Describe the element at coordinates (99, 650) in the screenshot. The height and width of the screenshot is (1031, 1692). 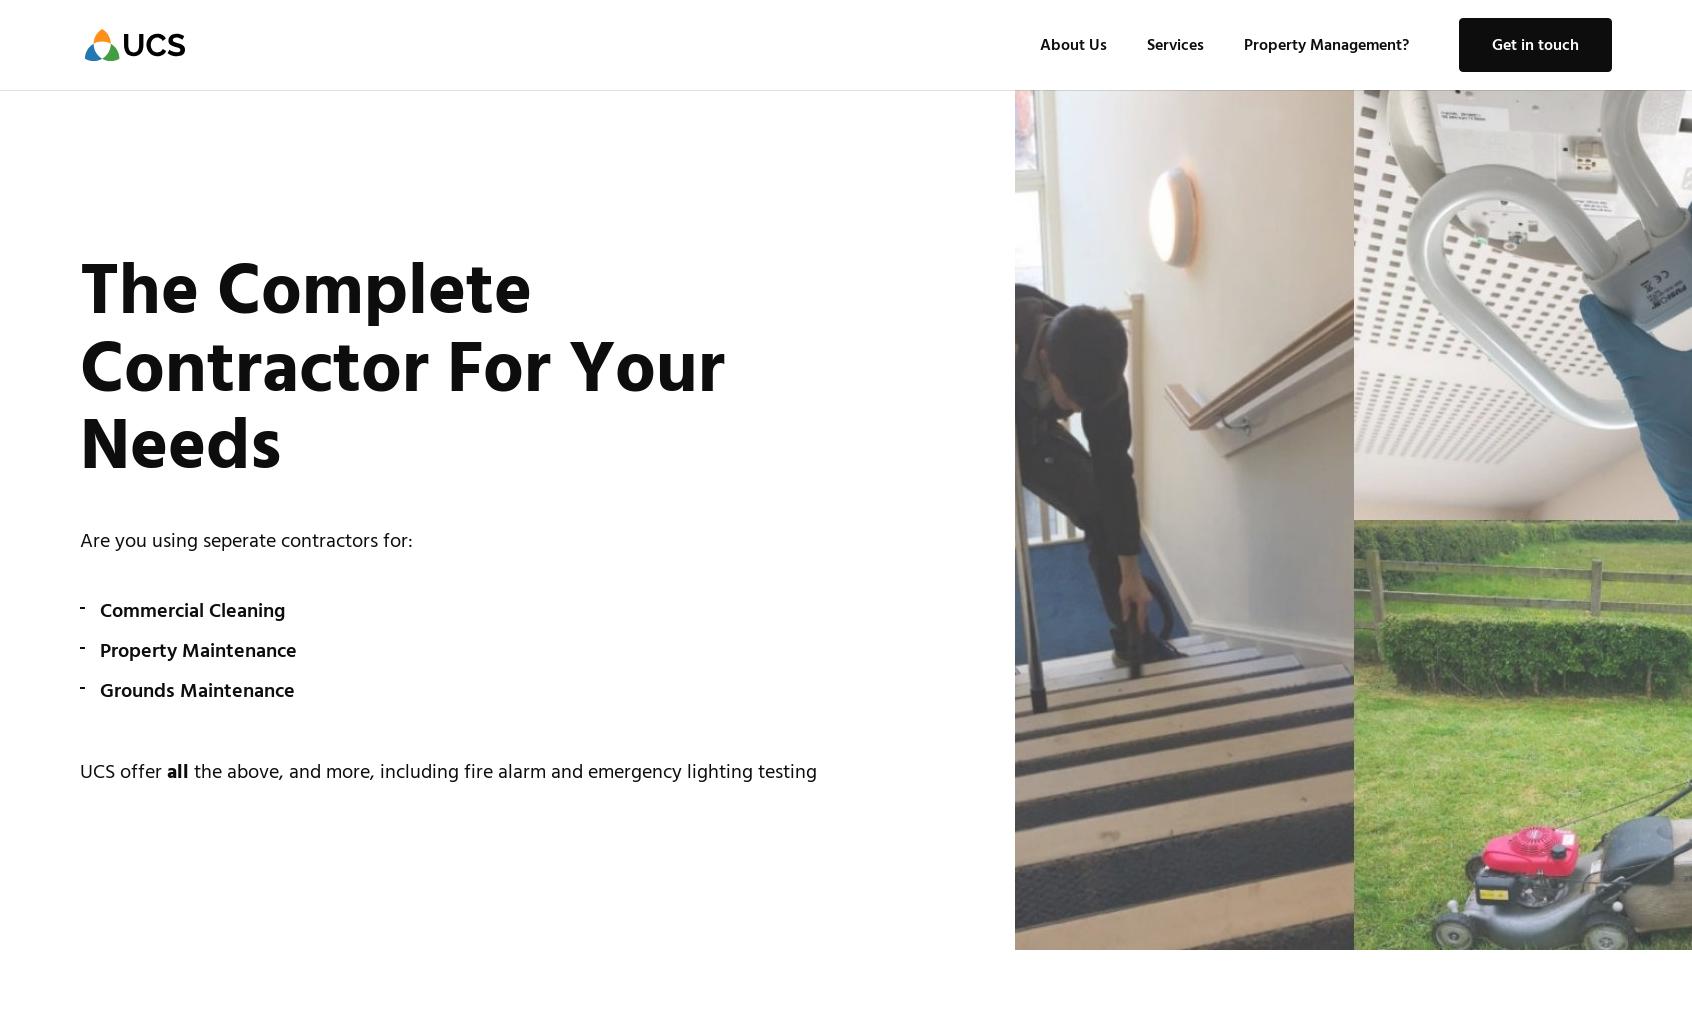
I see `'Property Maintenance'` at that location.